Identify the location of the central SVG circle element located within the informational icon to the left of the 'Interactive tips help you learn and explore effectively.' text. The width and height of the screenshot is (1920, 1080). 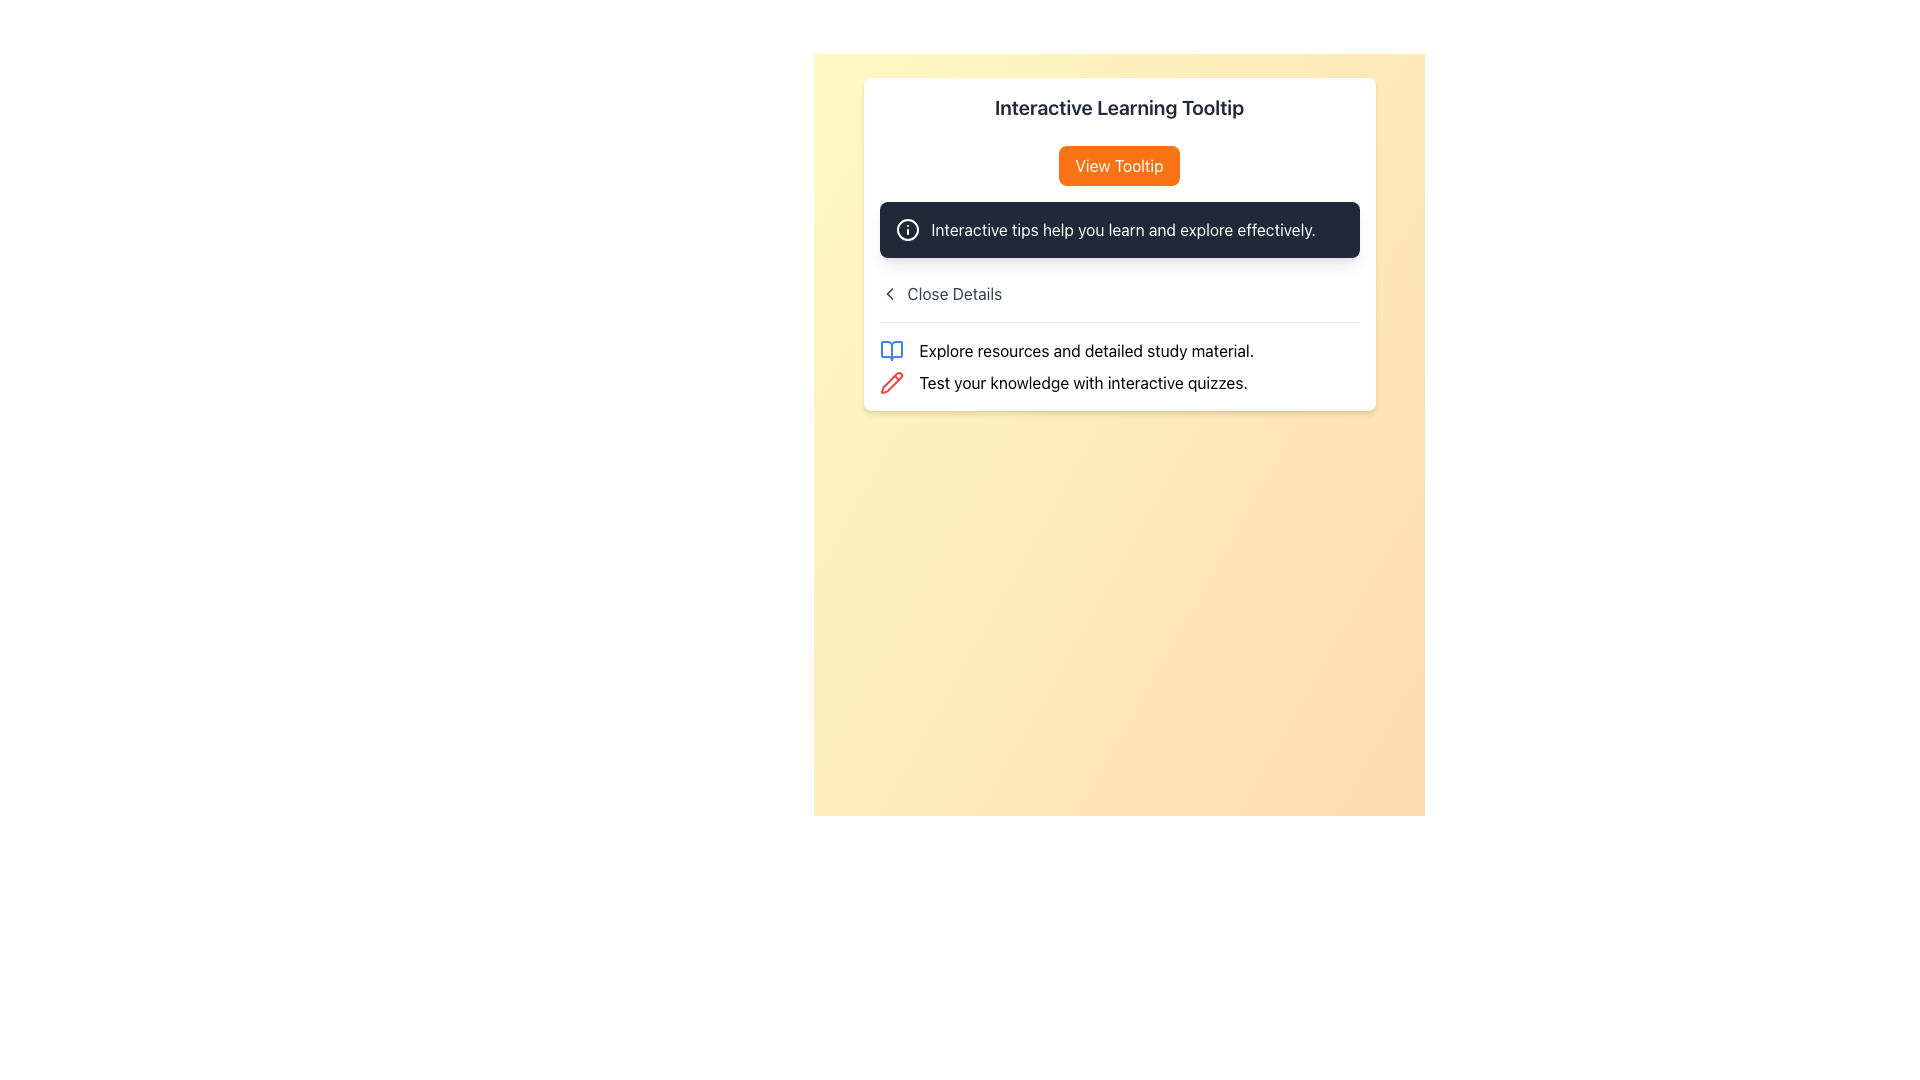
(906, 229).